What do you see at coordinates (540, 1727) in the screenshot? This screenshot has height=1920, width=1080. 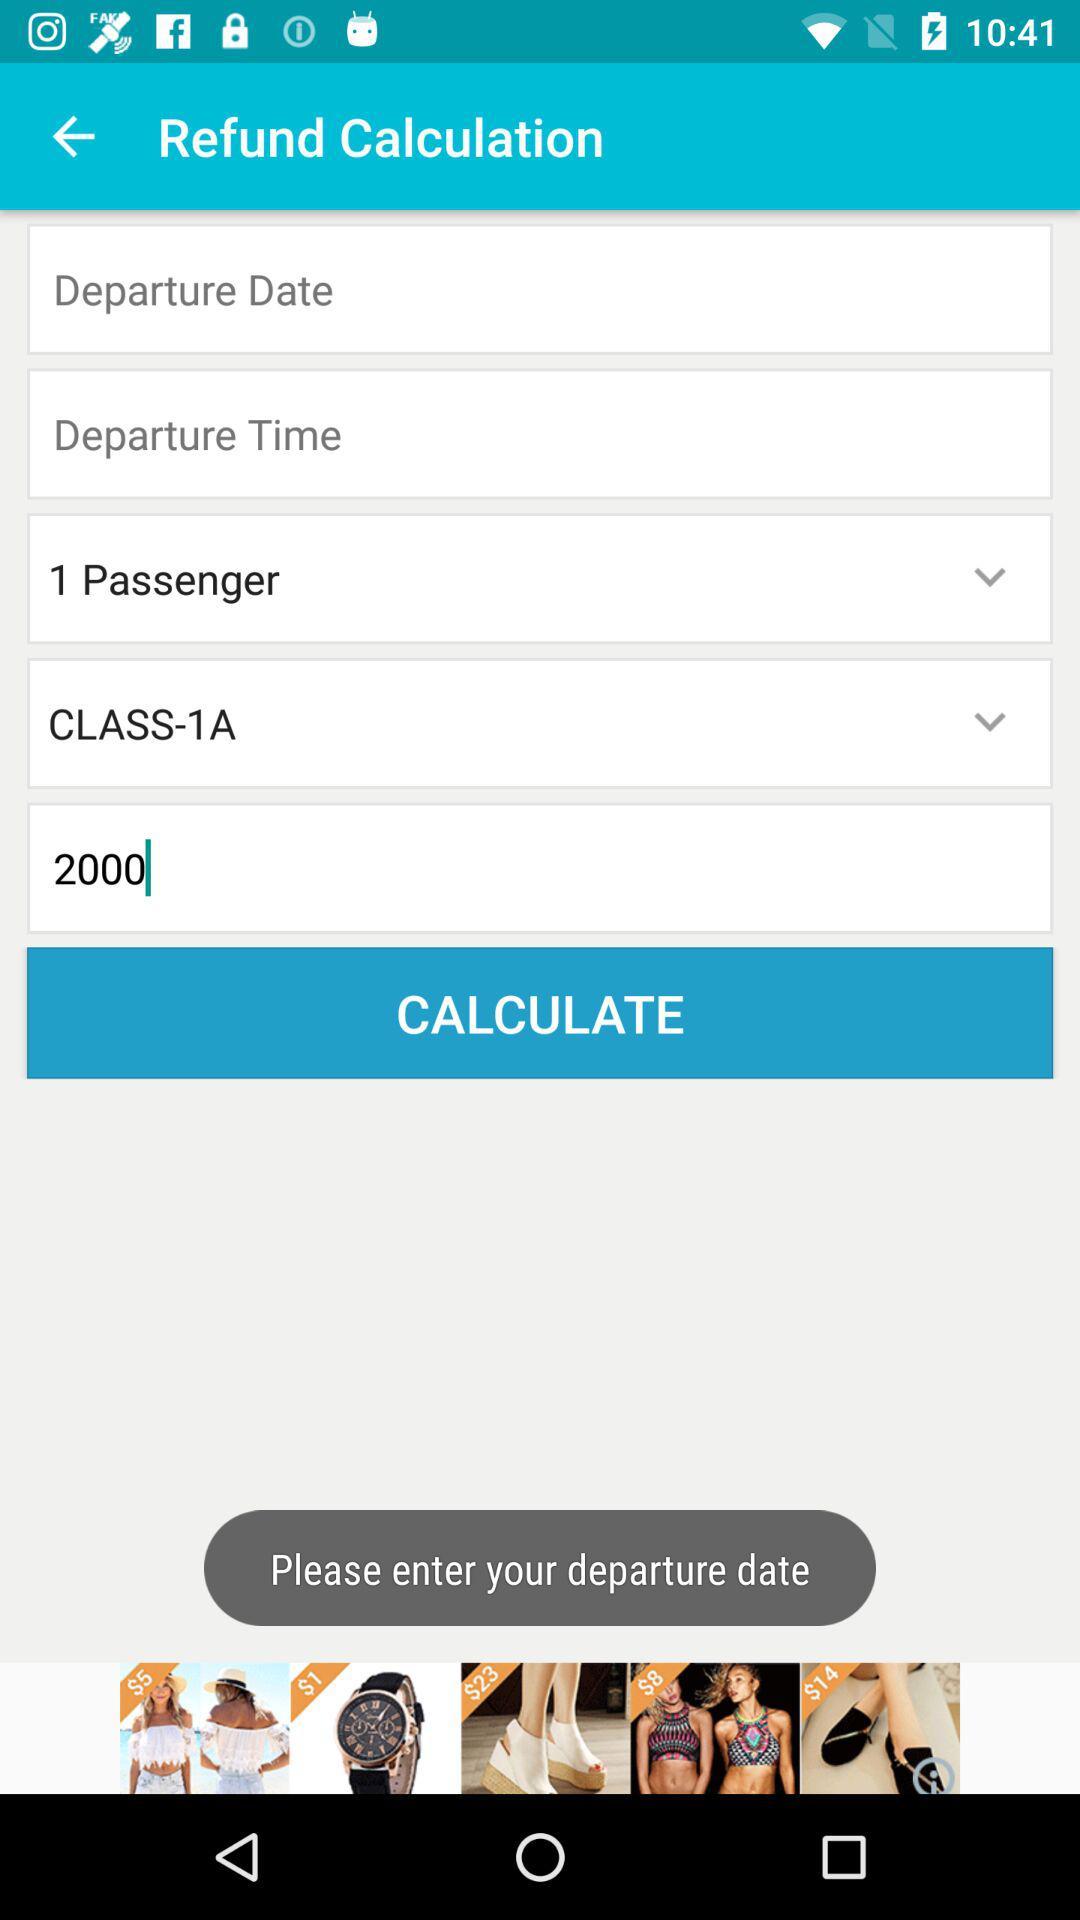 I see `advertisent page` at bounding box center [540, 1727].